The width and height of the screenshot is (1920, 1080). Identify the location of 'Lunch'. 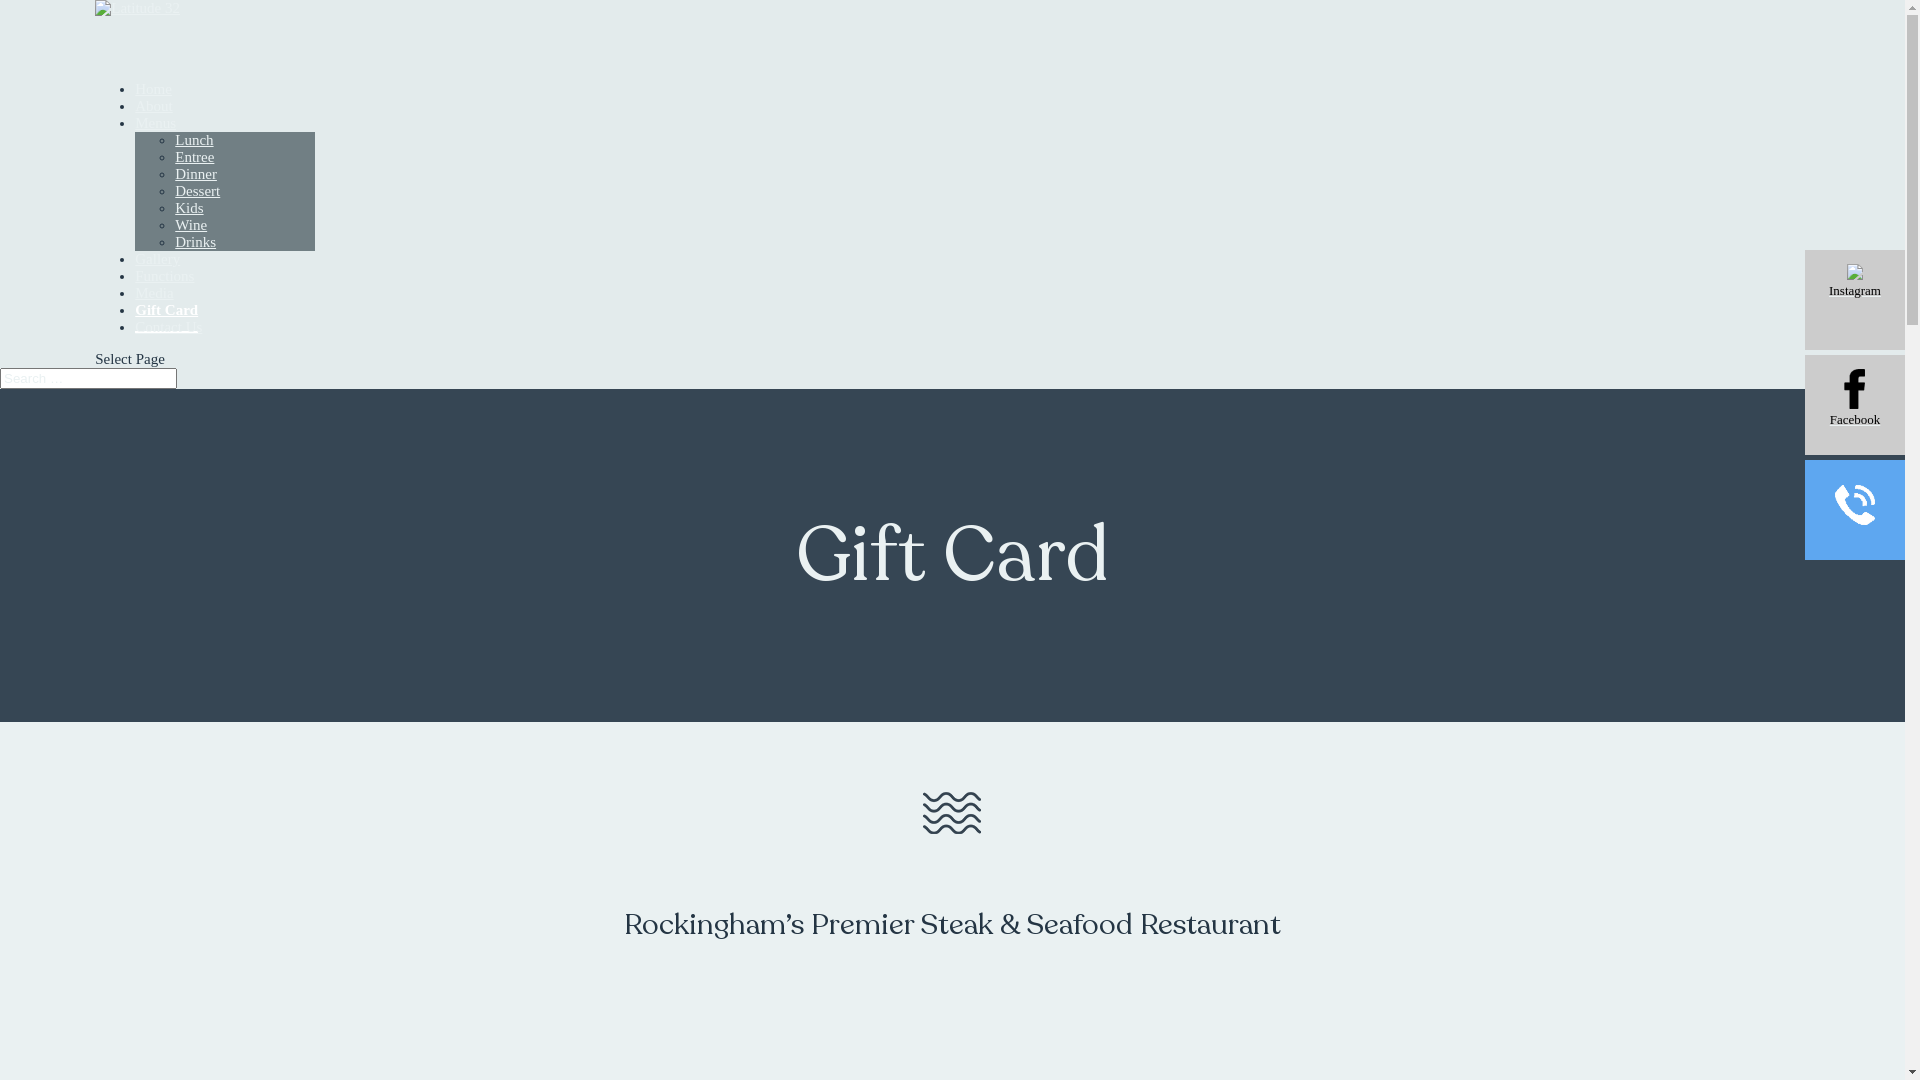
(193, 138).